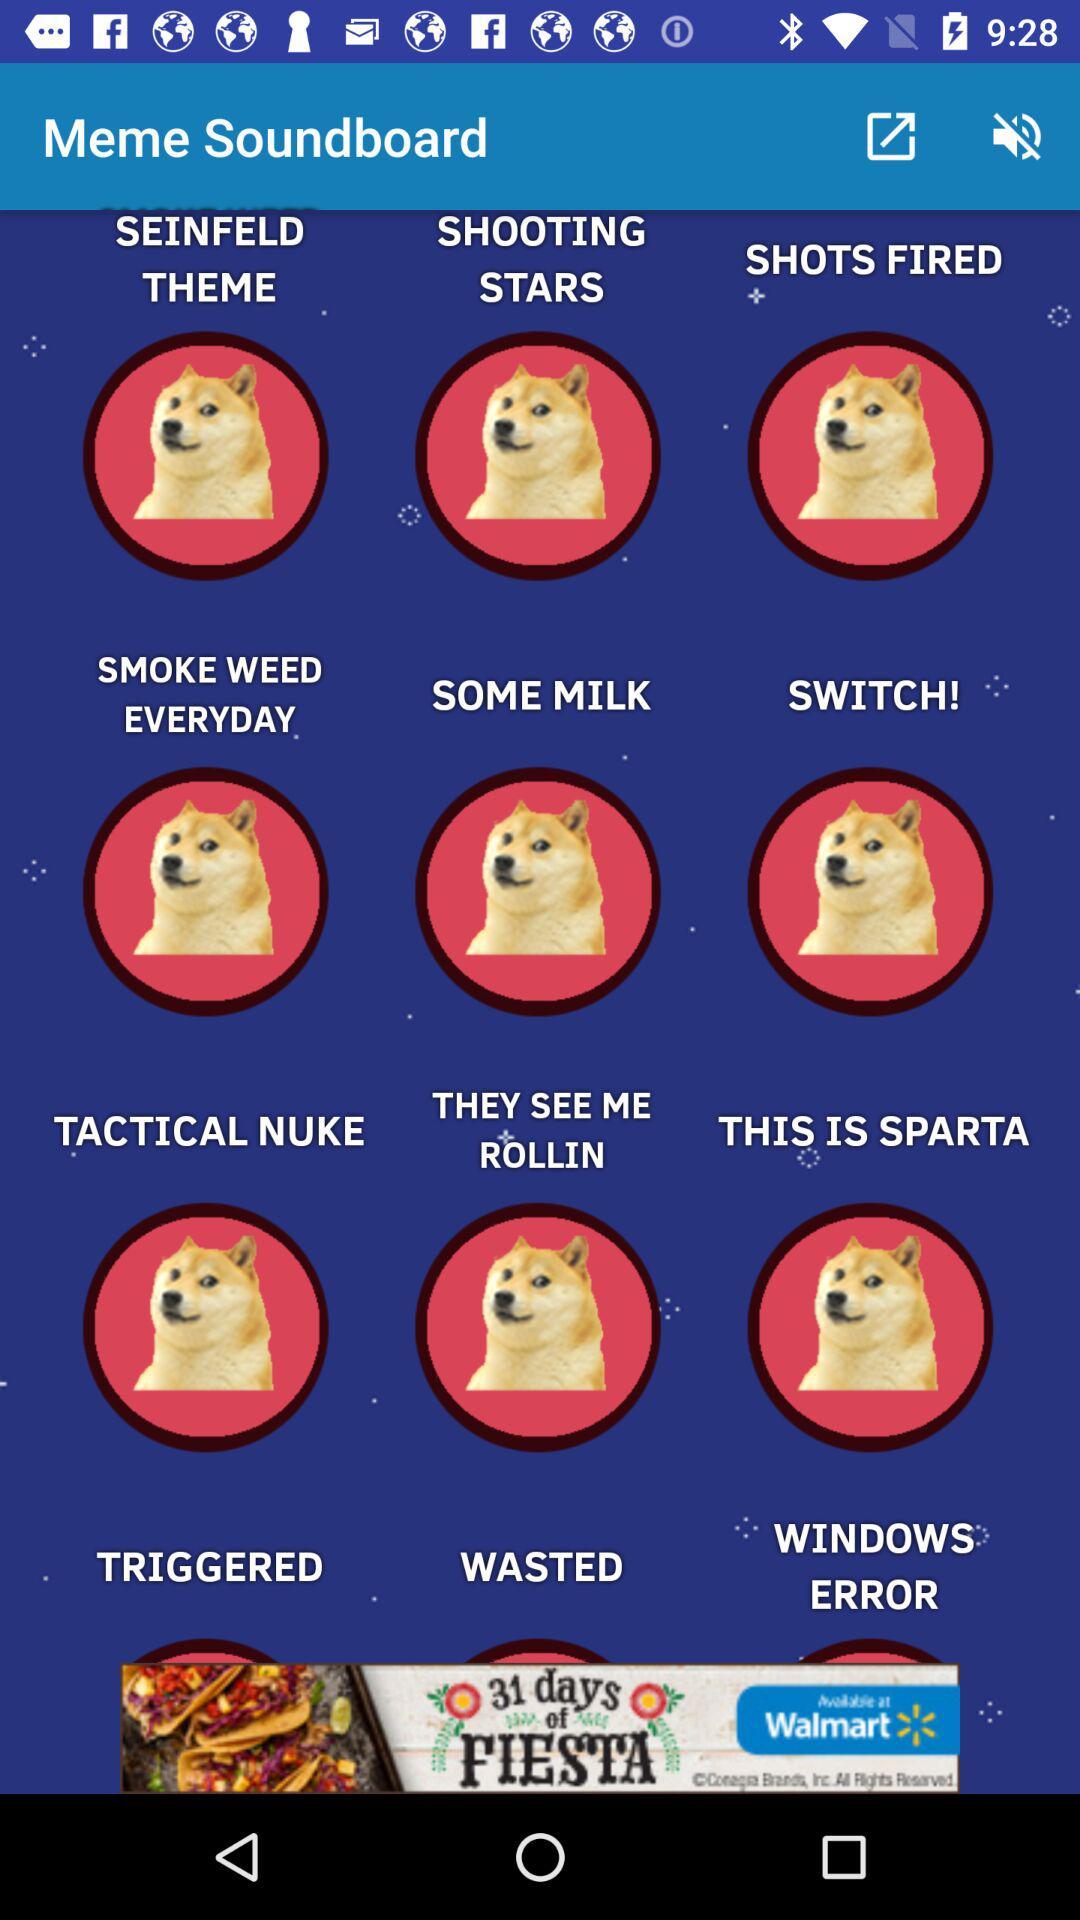  I want to click on selected sounds, so click(540, 281).